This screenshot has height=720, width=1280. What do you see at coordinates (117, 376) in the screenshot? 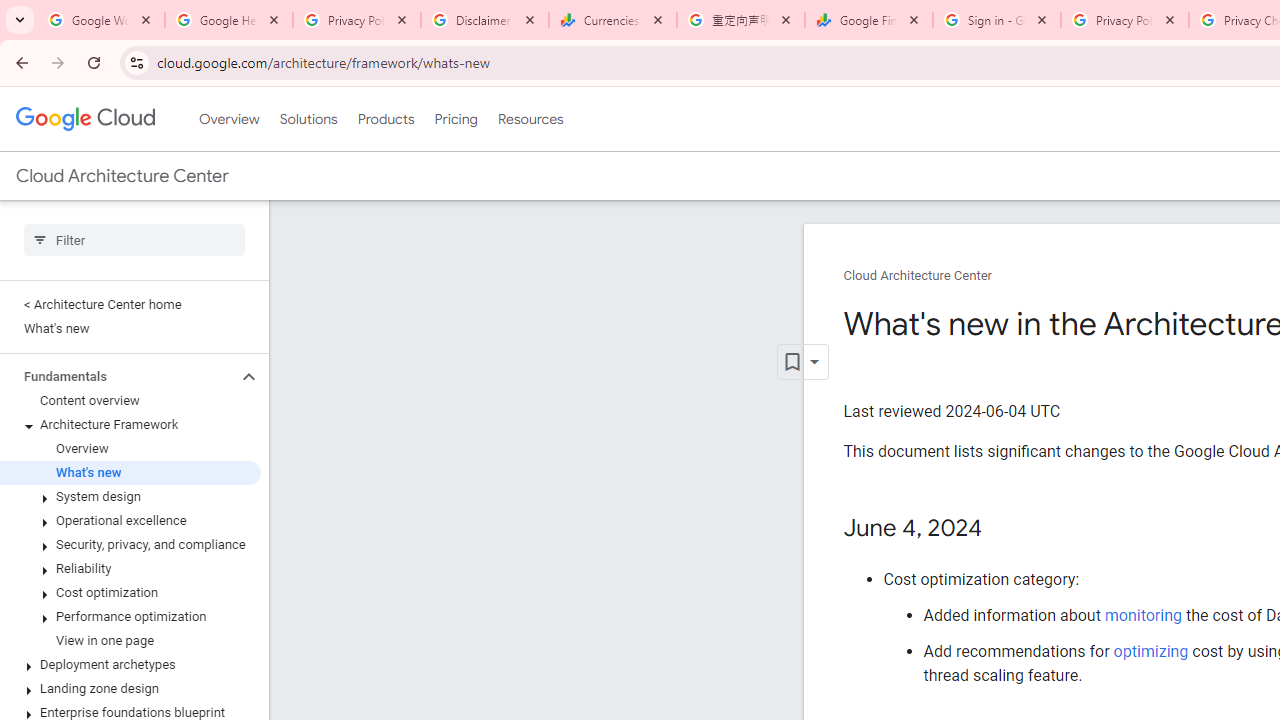
I see `'Fundamentals'` at bounding box center [117, 376].